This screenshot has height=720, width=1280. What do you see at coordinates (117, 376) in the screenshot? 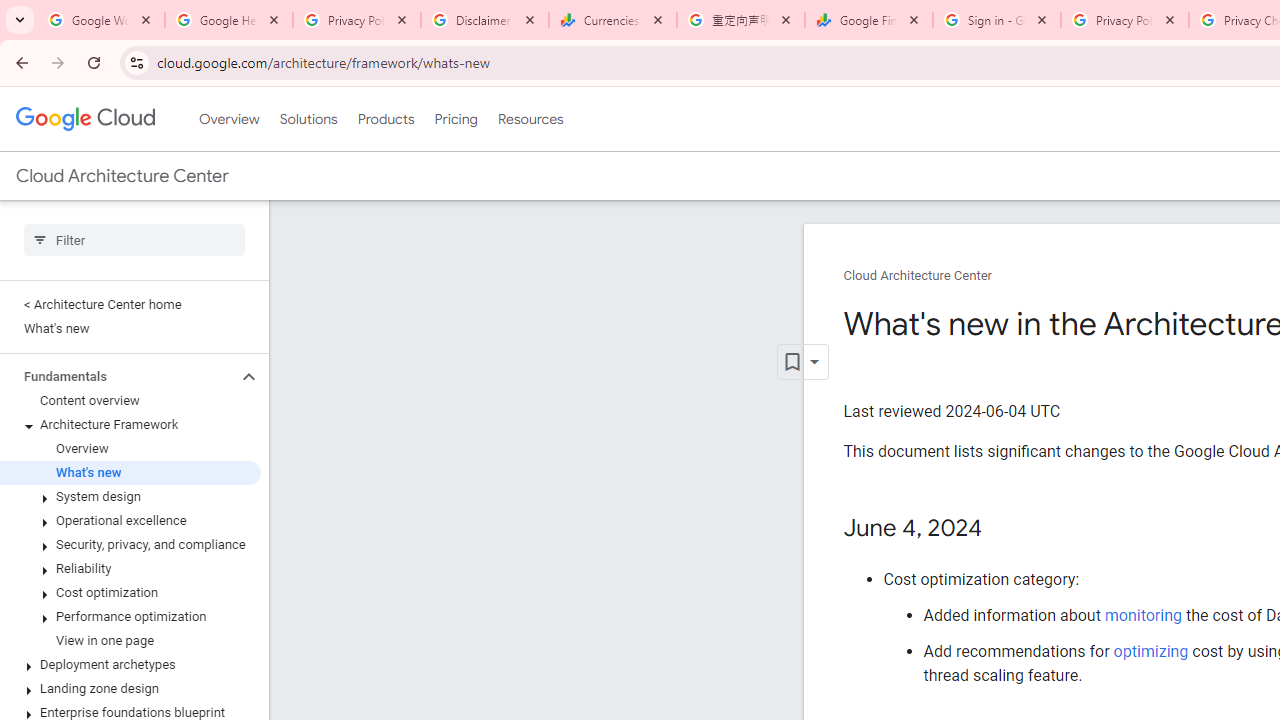
I see `'Fundamentals'` at bounding box center [117, 376].